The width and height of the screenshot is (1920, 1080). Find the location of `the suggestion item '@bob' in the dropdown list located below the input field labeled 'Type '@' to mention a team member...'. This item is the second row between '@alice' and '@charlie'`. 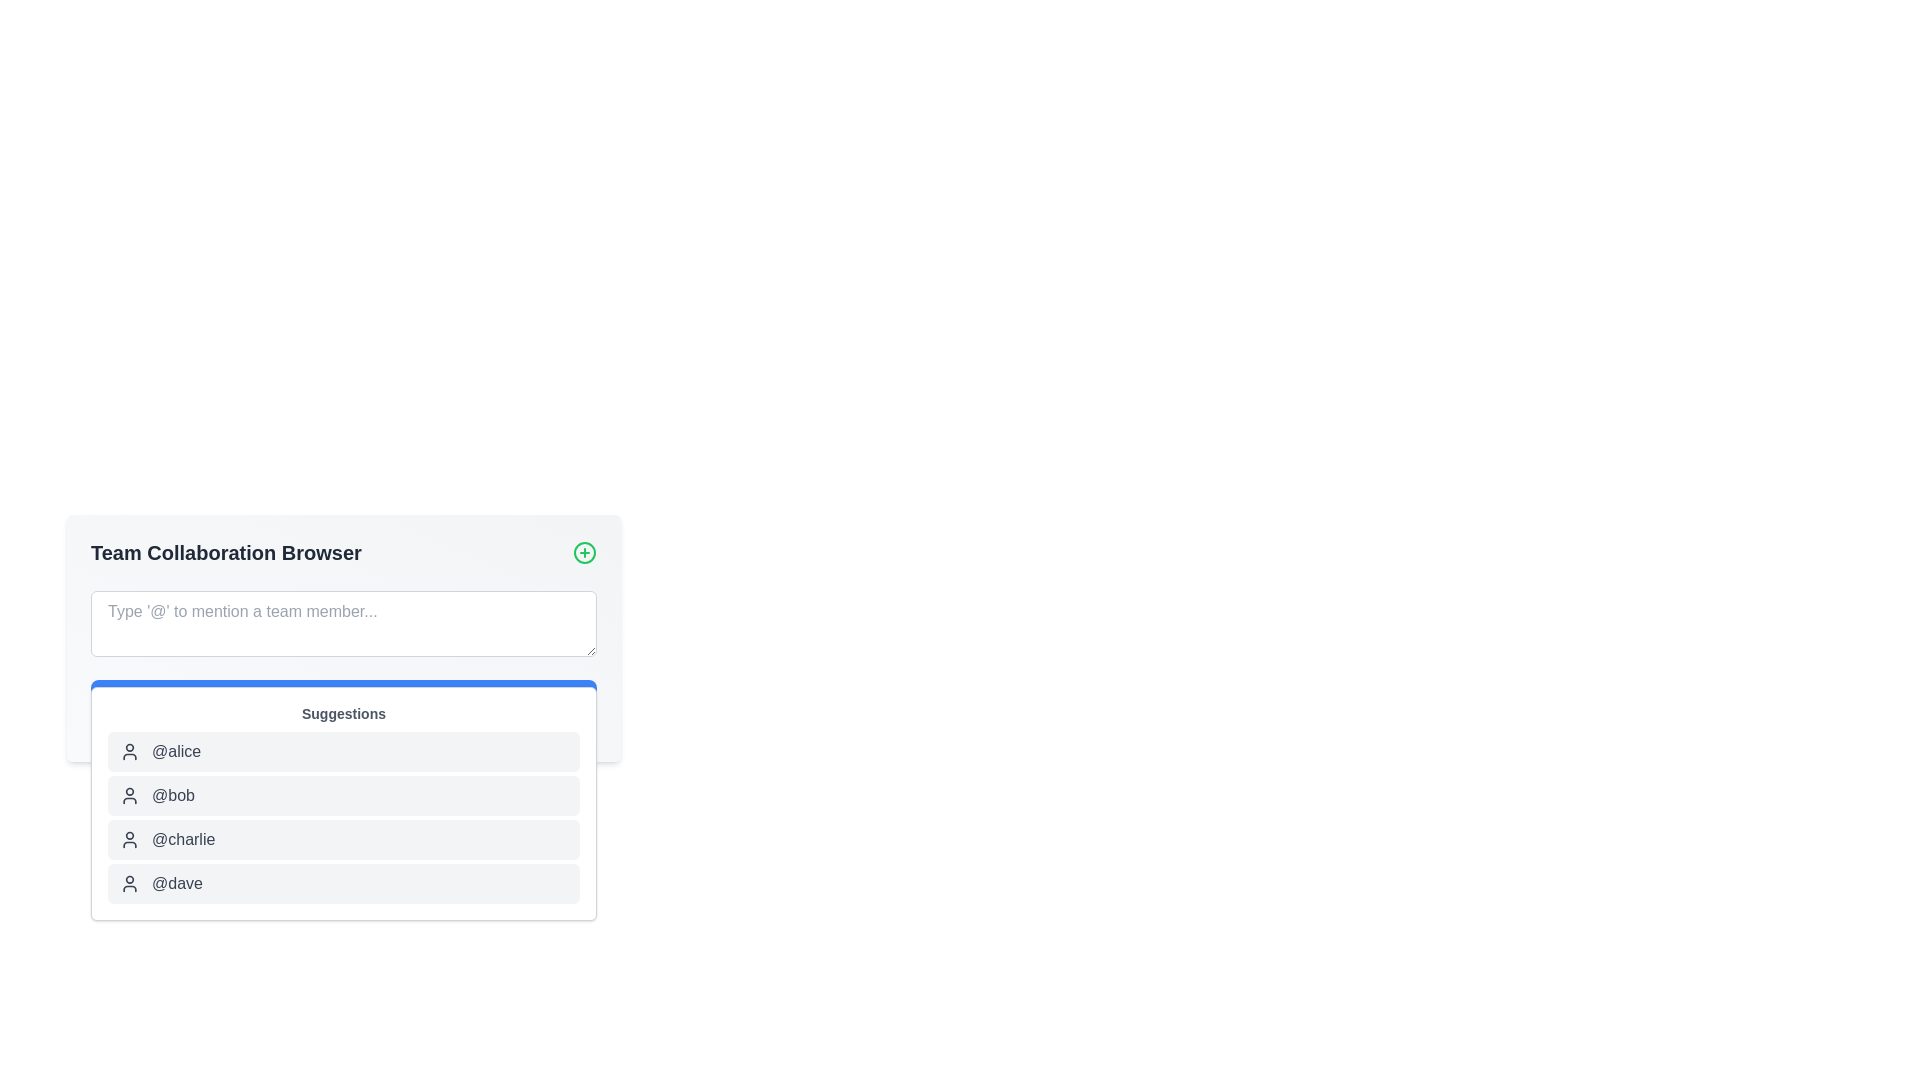

the suggestion item '@bob' in the dropdown list located below the input field labeled 'Type '@' to mention a team member...'. This item is the second row between '@alice' and '@charlie' is located at coordinates (344, 802).